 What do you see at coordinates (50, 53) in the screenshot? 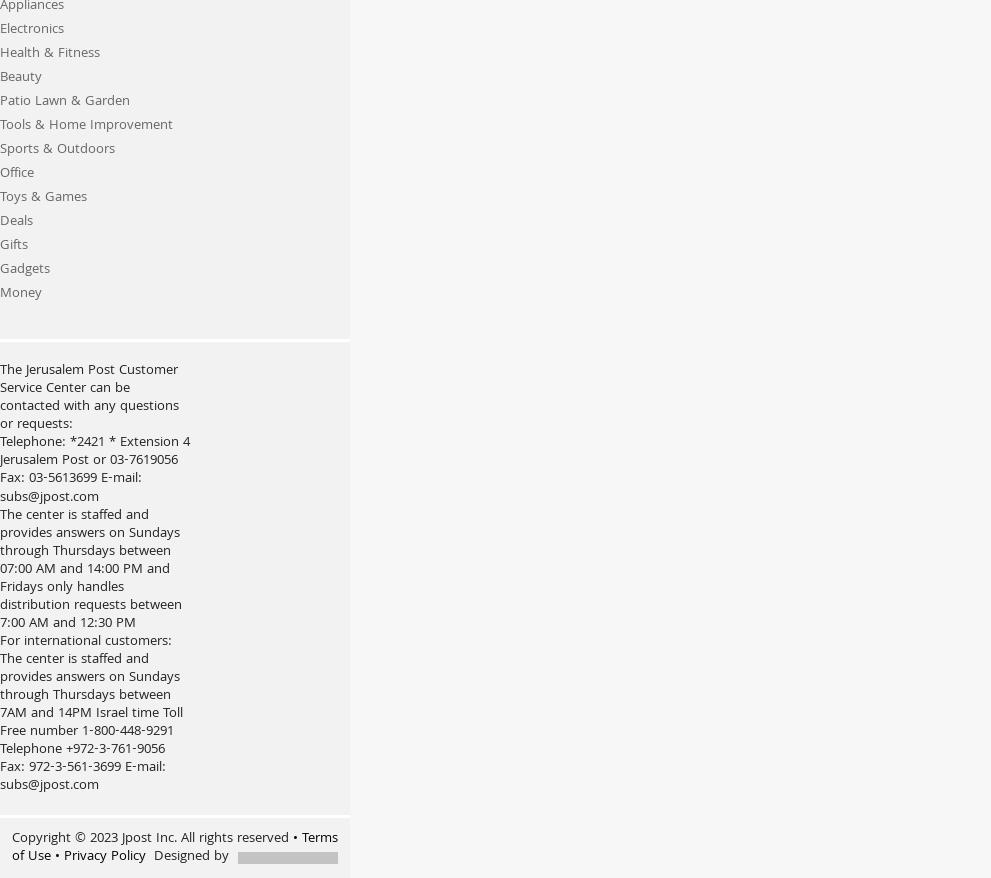
I see `'Health & Fitness'` at bounding box center [50, 53].